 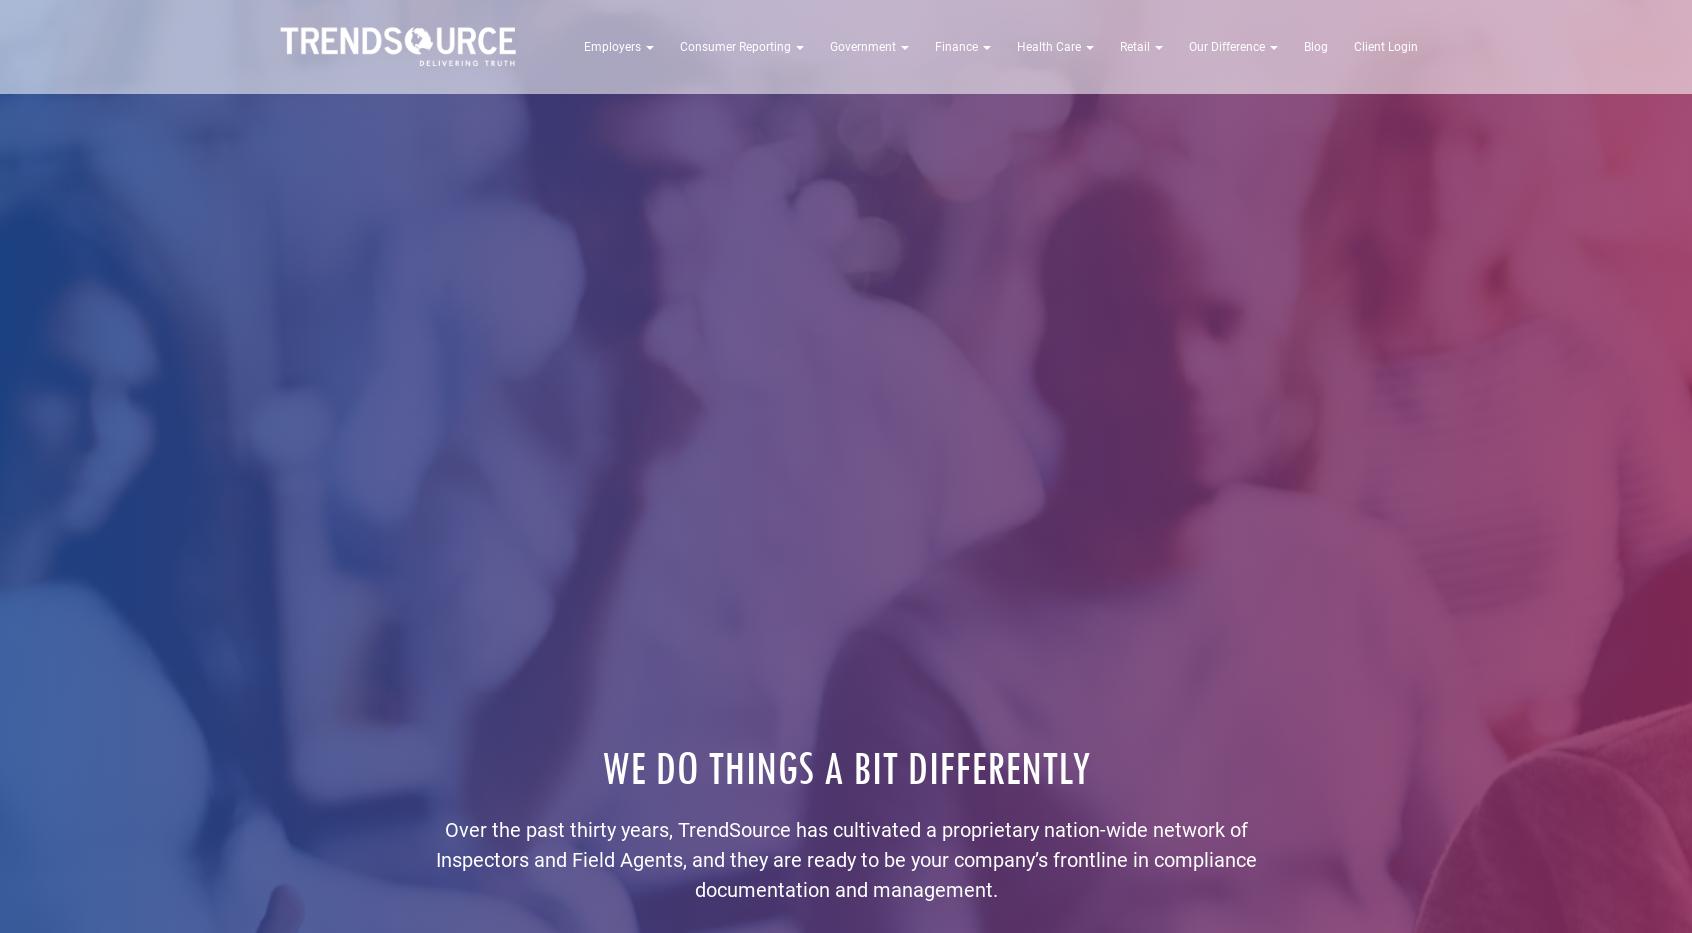 I want to click on 'CMS Appointments and Events Audits', so click(x=984, y=168).